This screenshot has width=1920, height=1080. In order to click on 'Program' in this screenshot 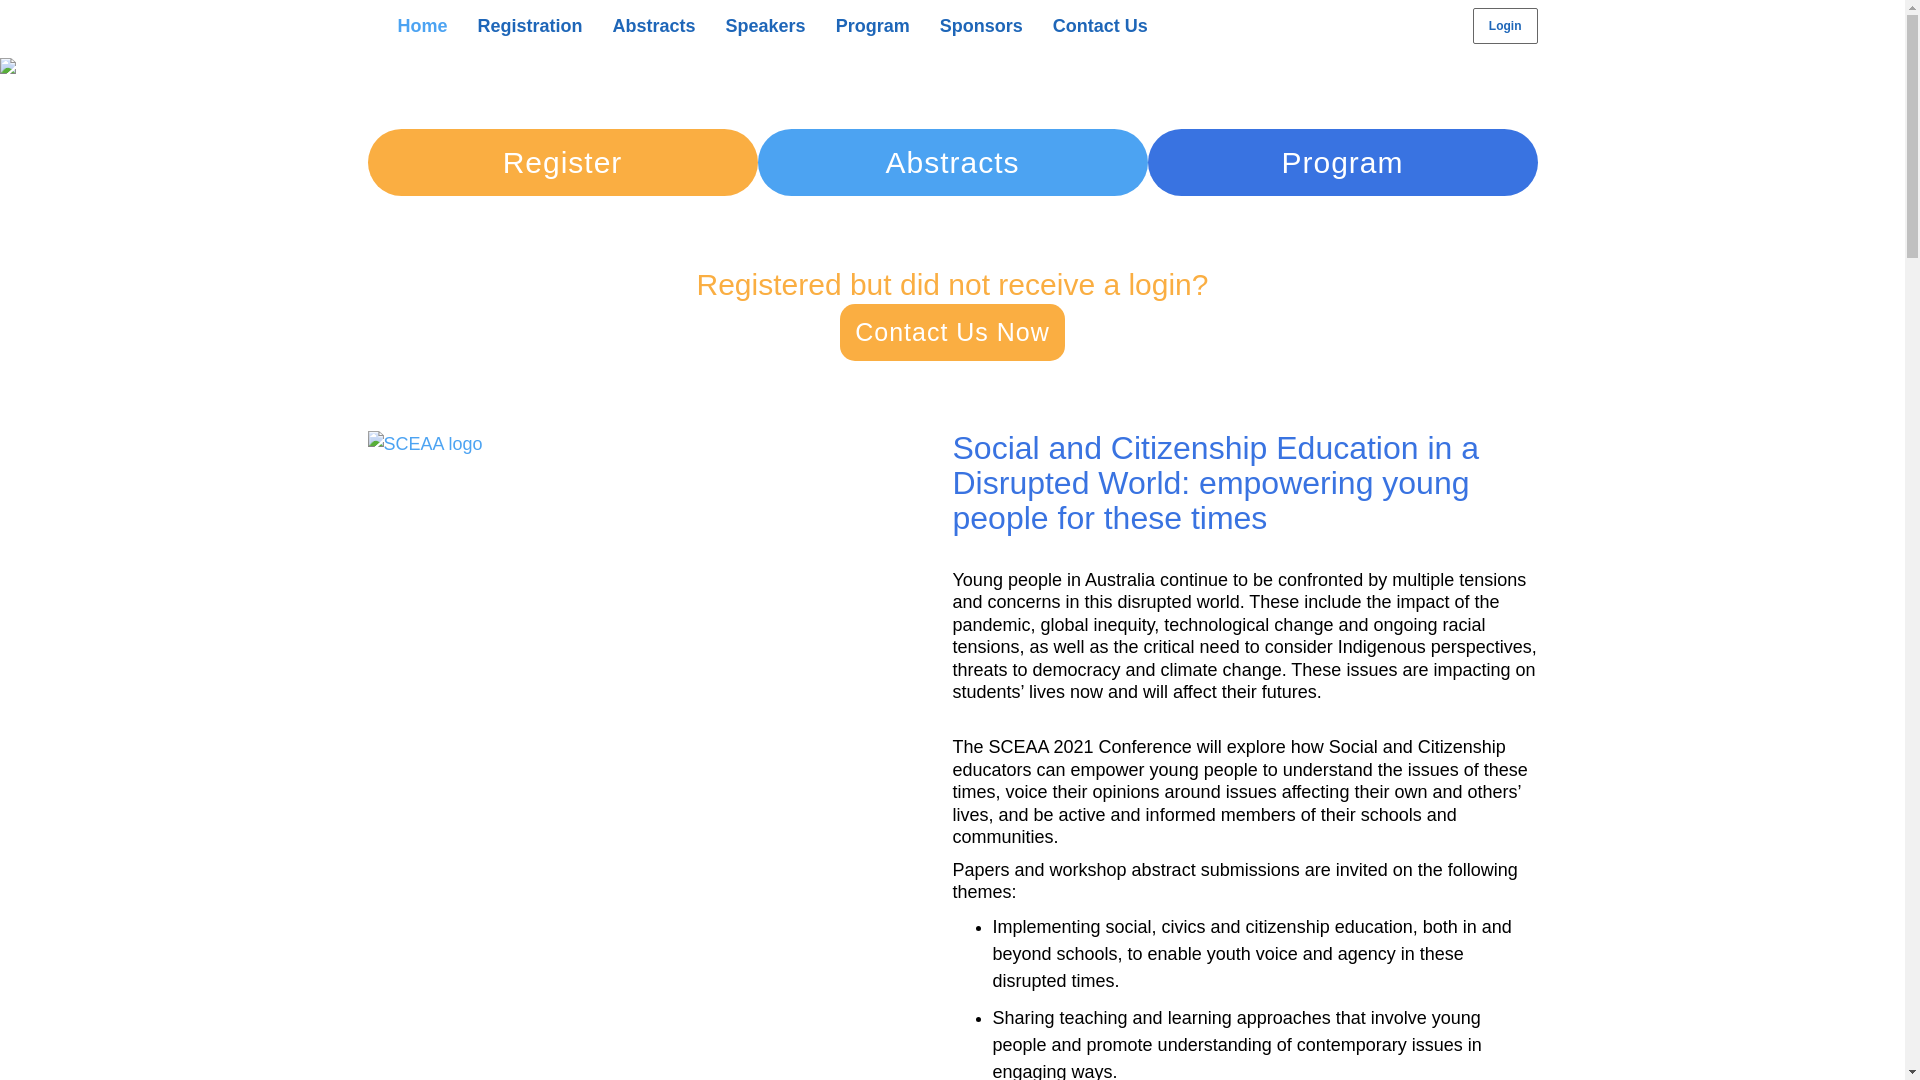, I will do `click(1343, 161)`.